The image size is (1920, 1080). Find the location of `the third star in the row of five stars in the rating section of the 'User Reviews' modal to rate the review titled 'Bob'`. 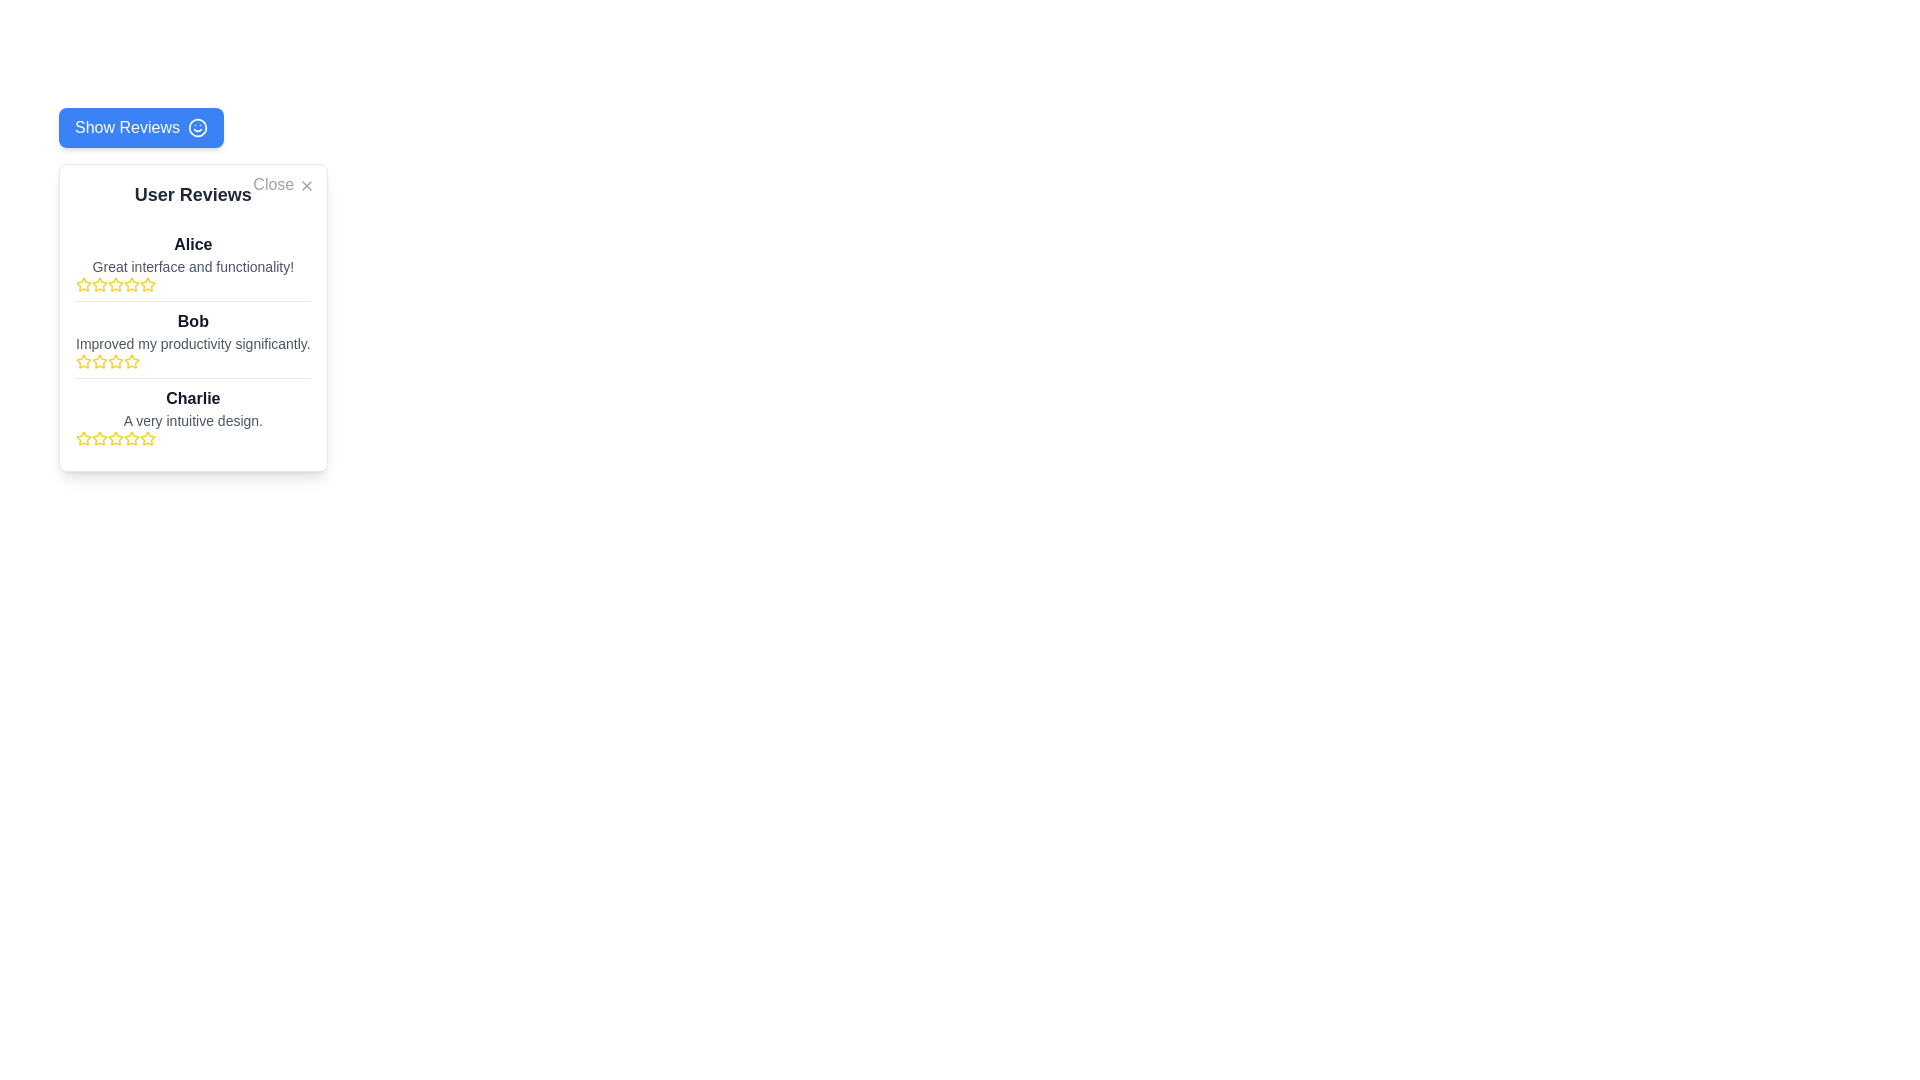

the third star in the row of five stars in the rating section of the 'User Reviews' modal to rate the review titled 'Bob' is located at coordinates (99, 362).